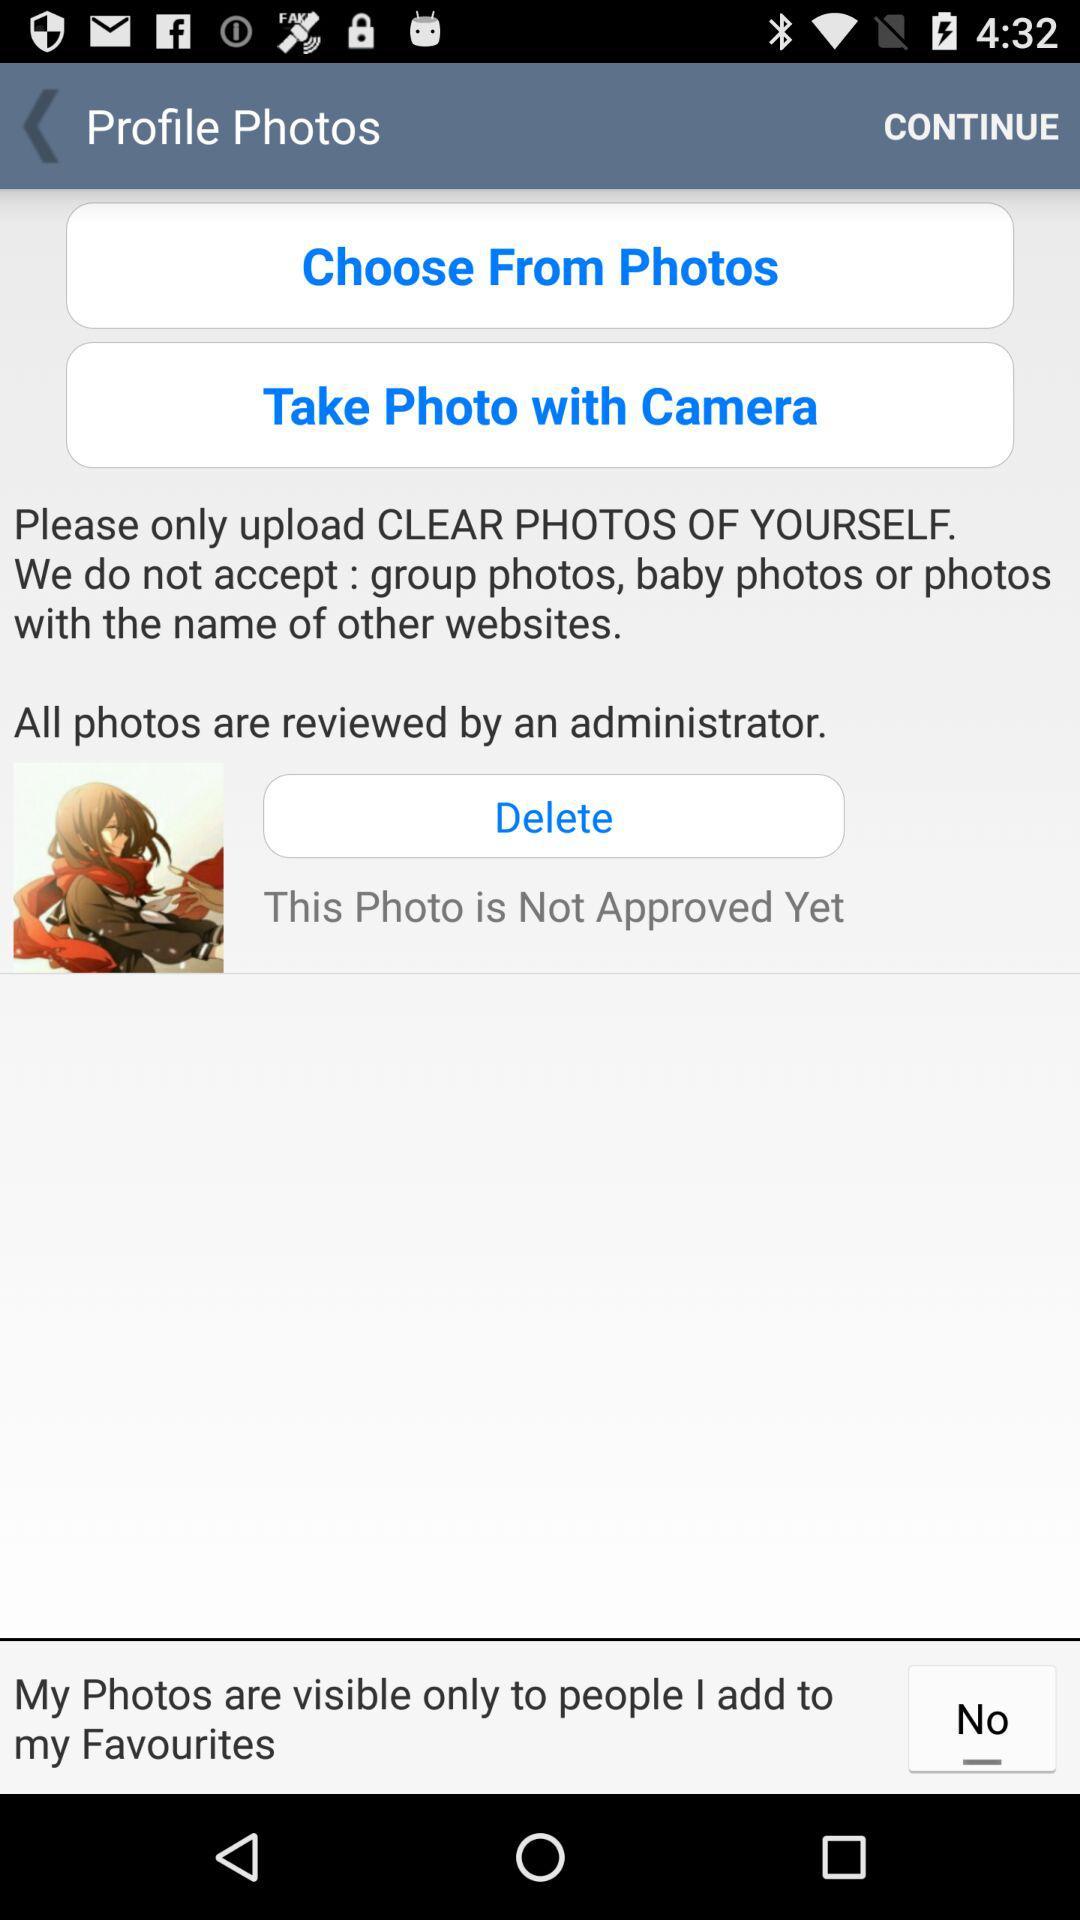 This screenshot has width=1080, height=1920. Describe the element at coordinates (553, 816) in the screenshot. I see `delete item` at that location.